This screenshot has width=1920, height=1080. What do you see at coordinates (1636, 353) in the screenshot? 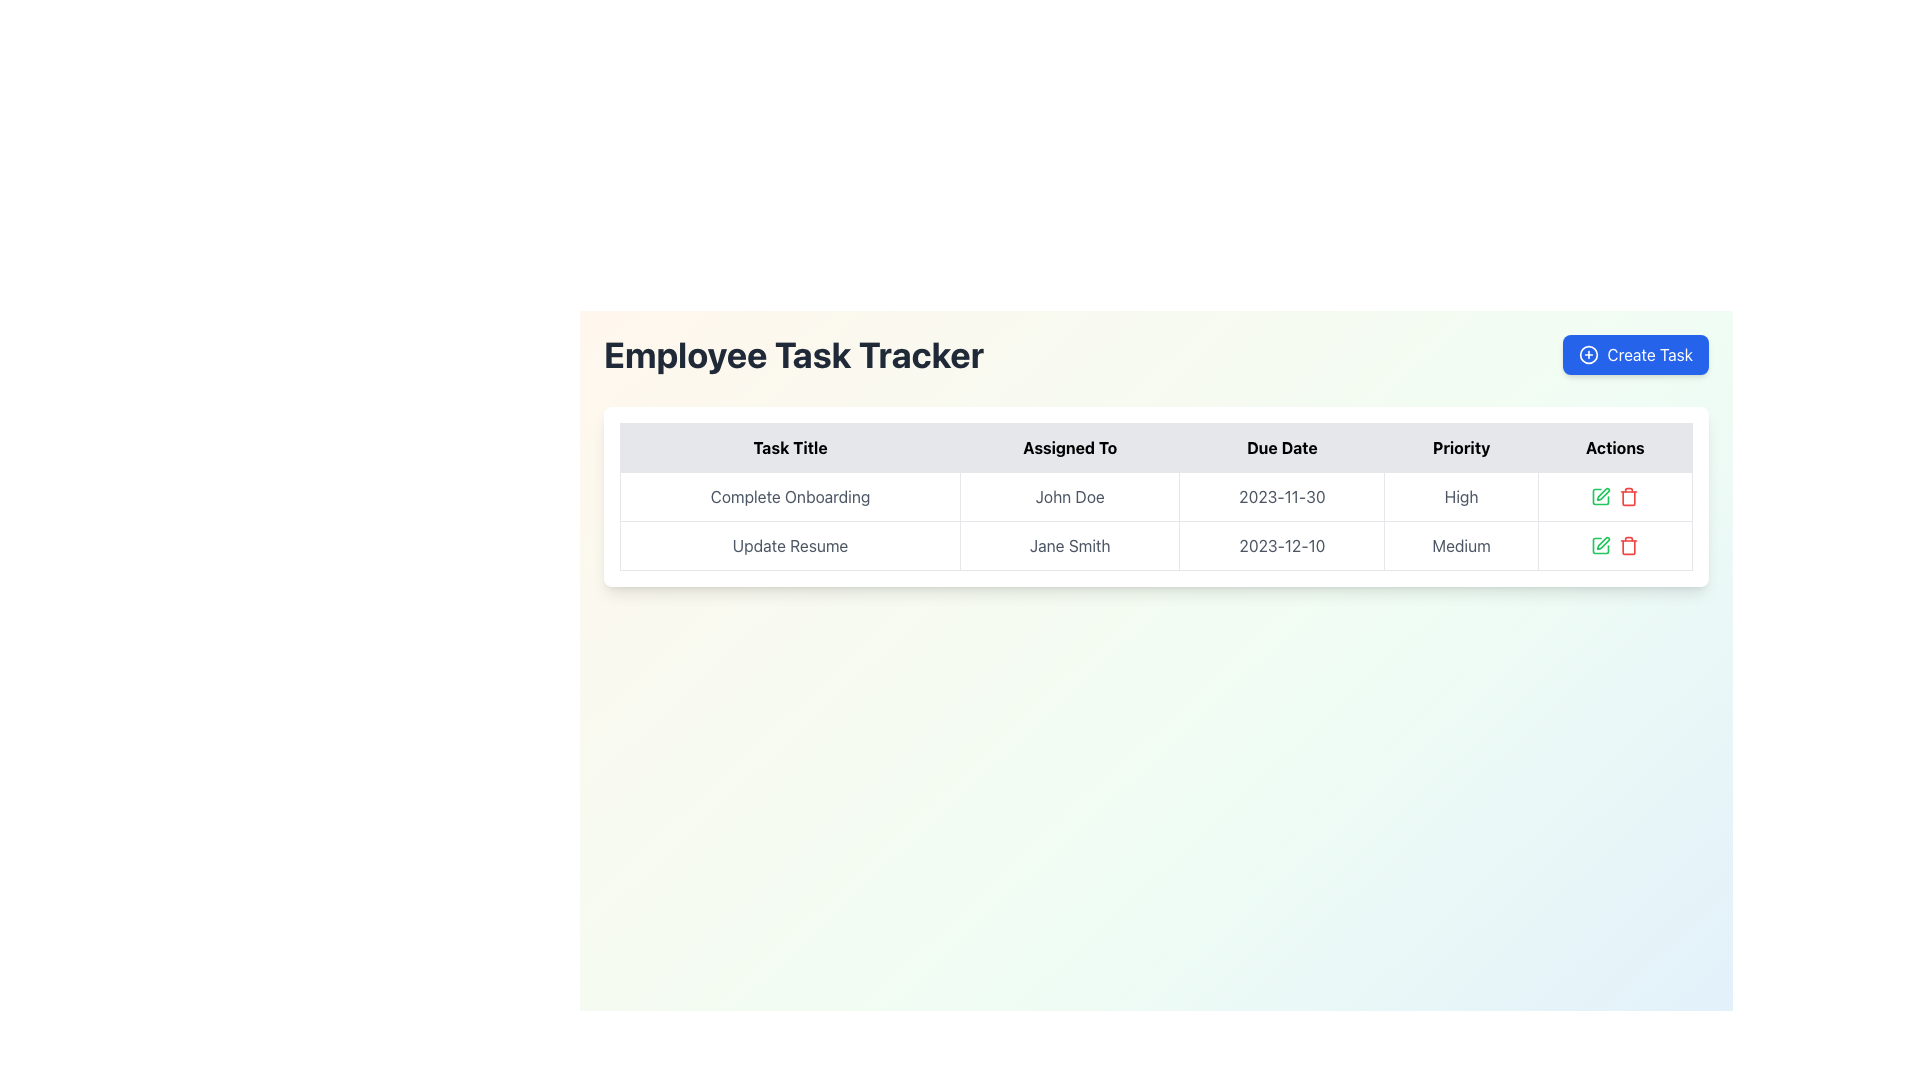
I see `the button located at the top-right corner of the interface, which initiates the task creation process and is visually distinct from the 'Employee Task Tracker' title` at bounding box center [1636, 353].